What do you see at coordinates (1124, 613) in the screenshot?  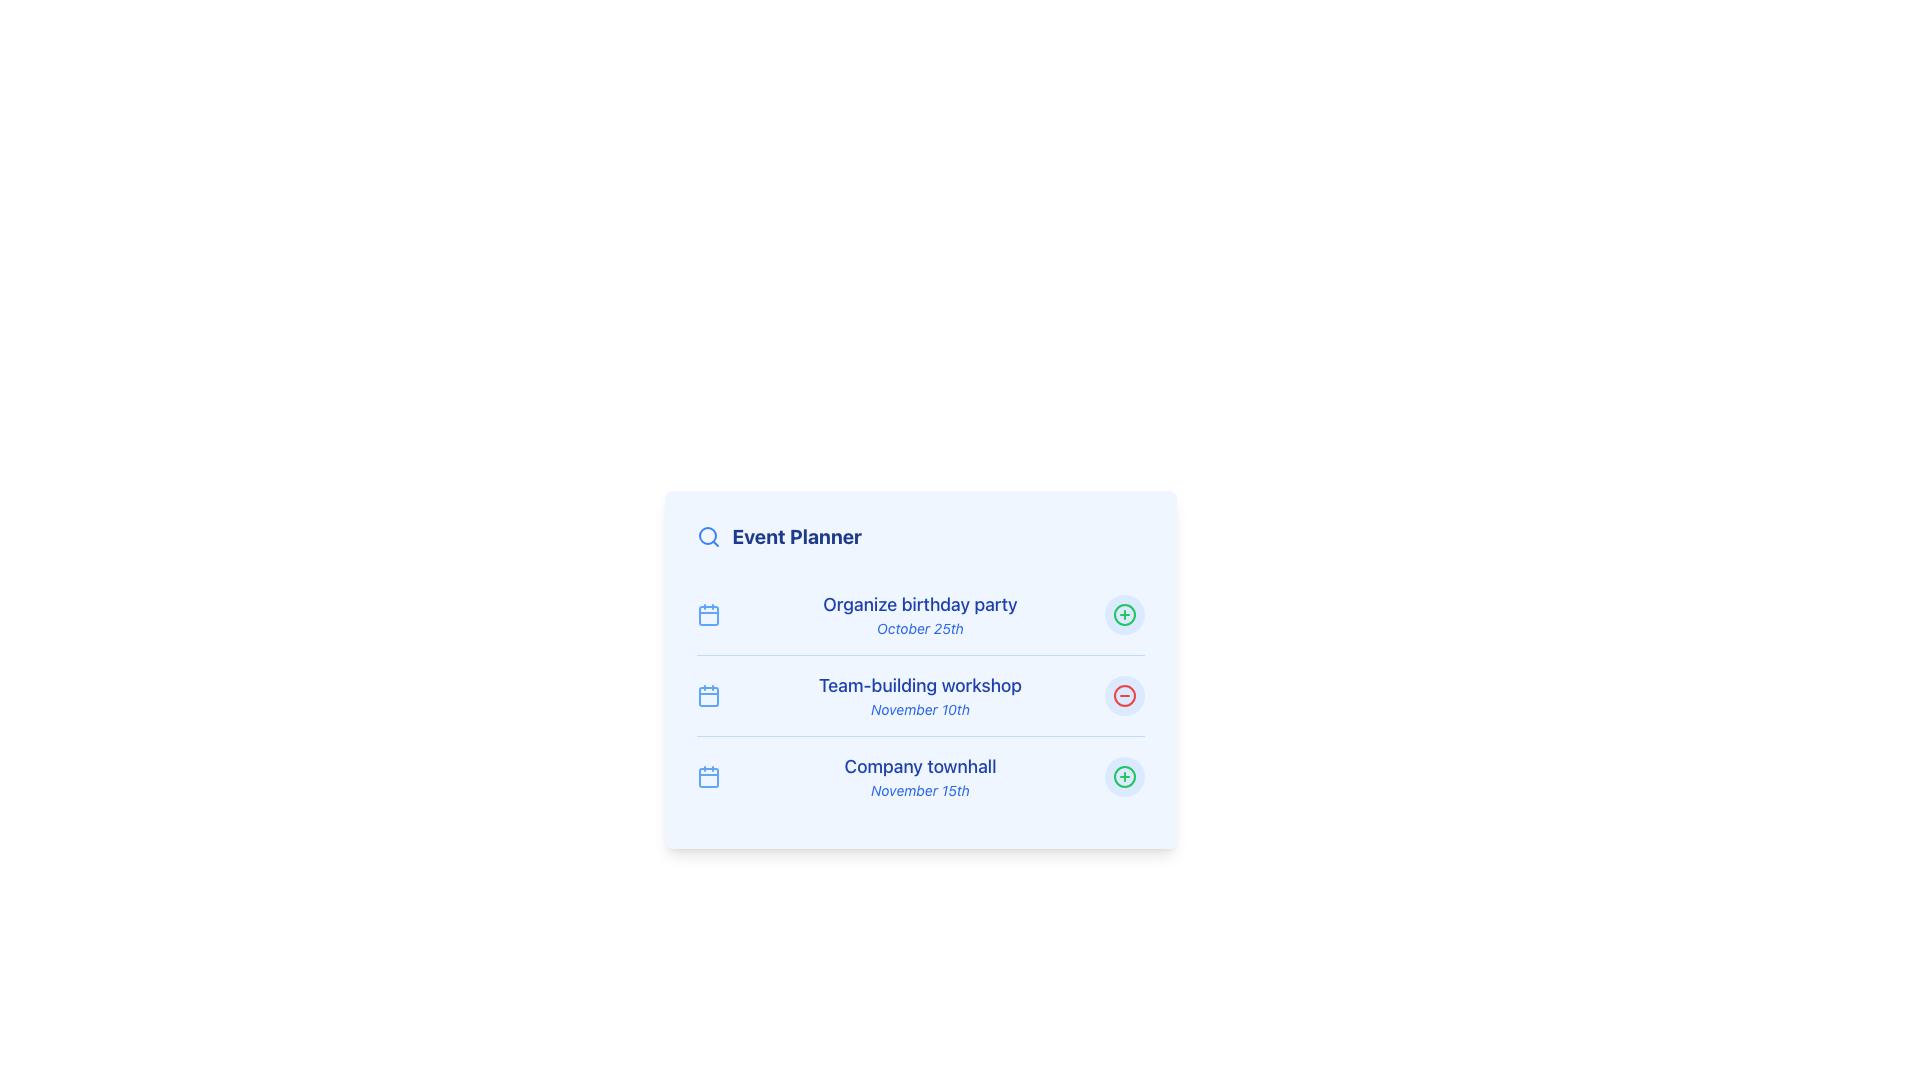 I see `the circular icon with a green outline located next to the 'Company townhall' row in the Event Planner list` at bounding box center [1124, 613].